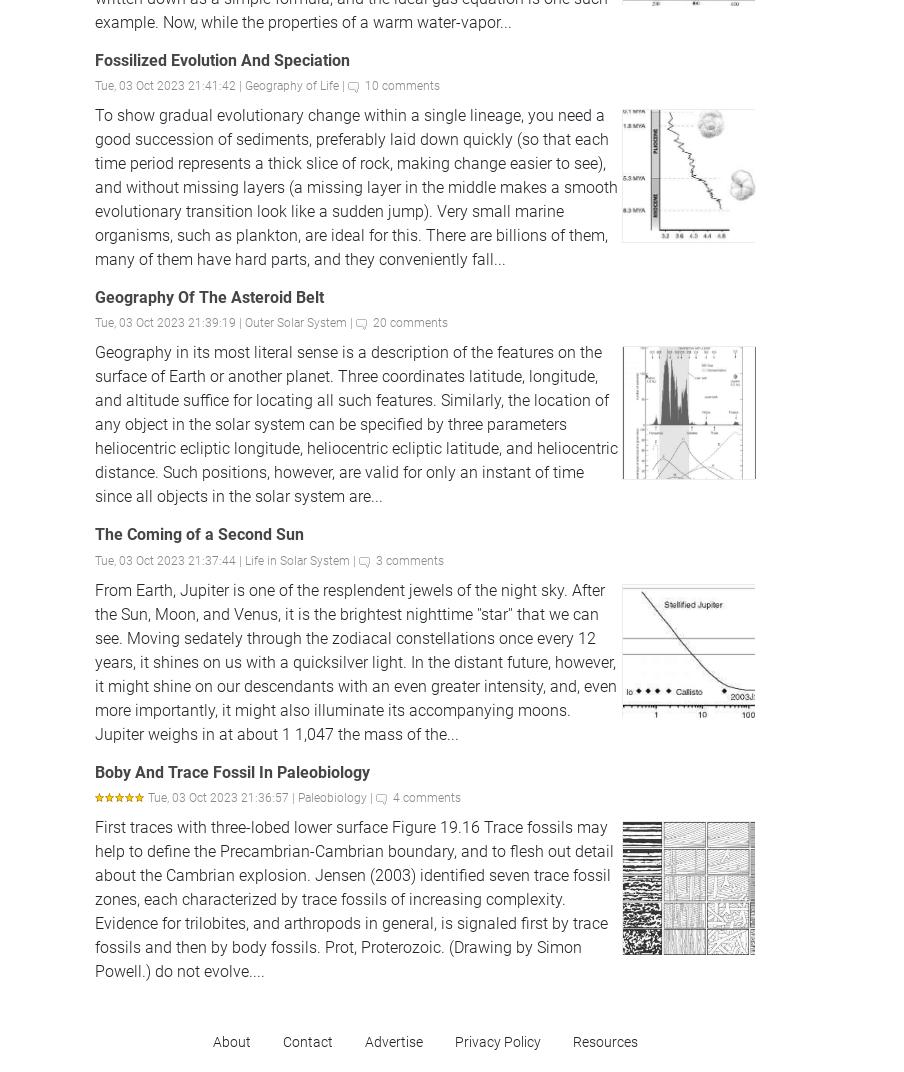  I want to click on 'Boby And Trace Fossil In Paleobiology', so click(95, 771).